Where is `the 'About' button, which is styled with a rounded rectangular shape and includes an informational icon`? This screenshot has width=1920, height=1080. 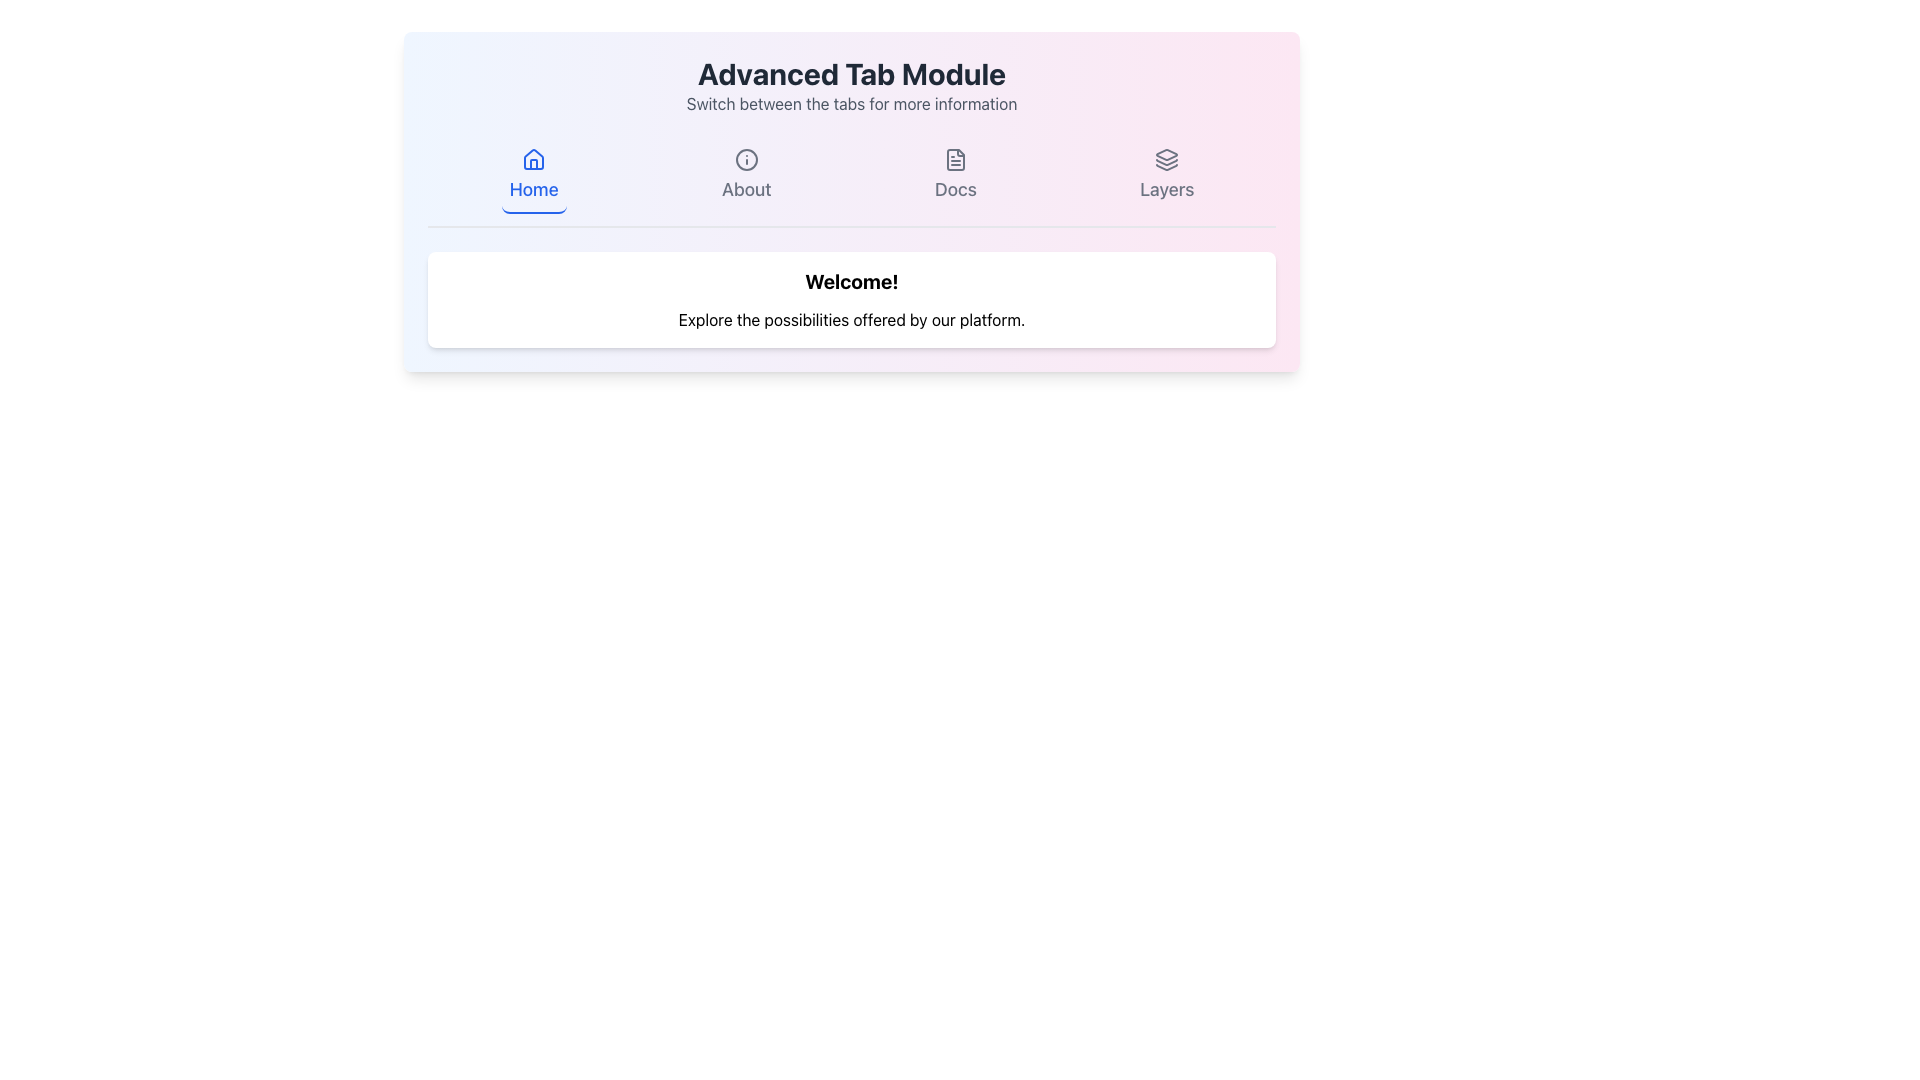
the 'About' button, which is styled with a rounded rectangular shape and includes an informational icon is located at coordinates (745, 176).